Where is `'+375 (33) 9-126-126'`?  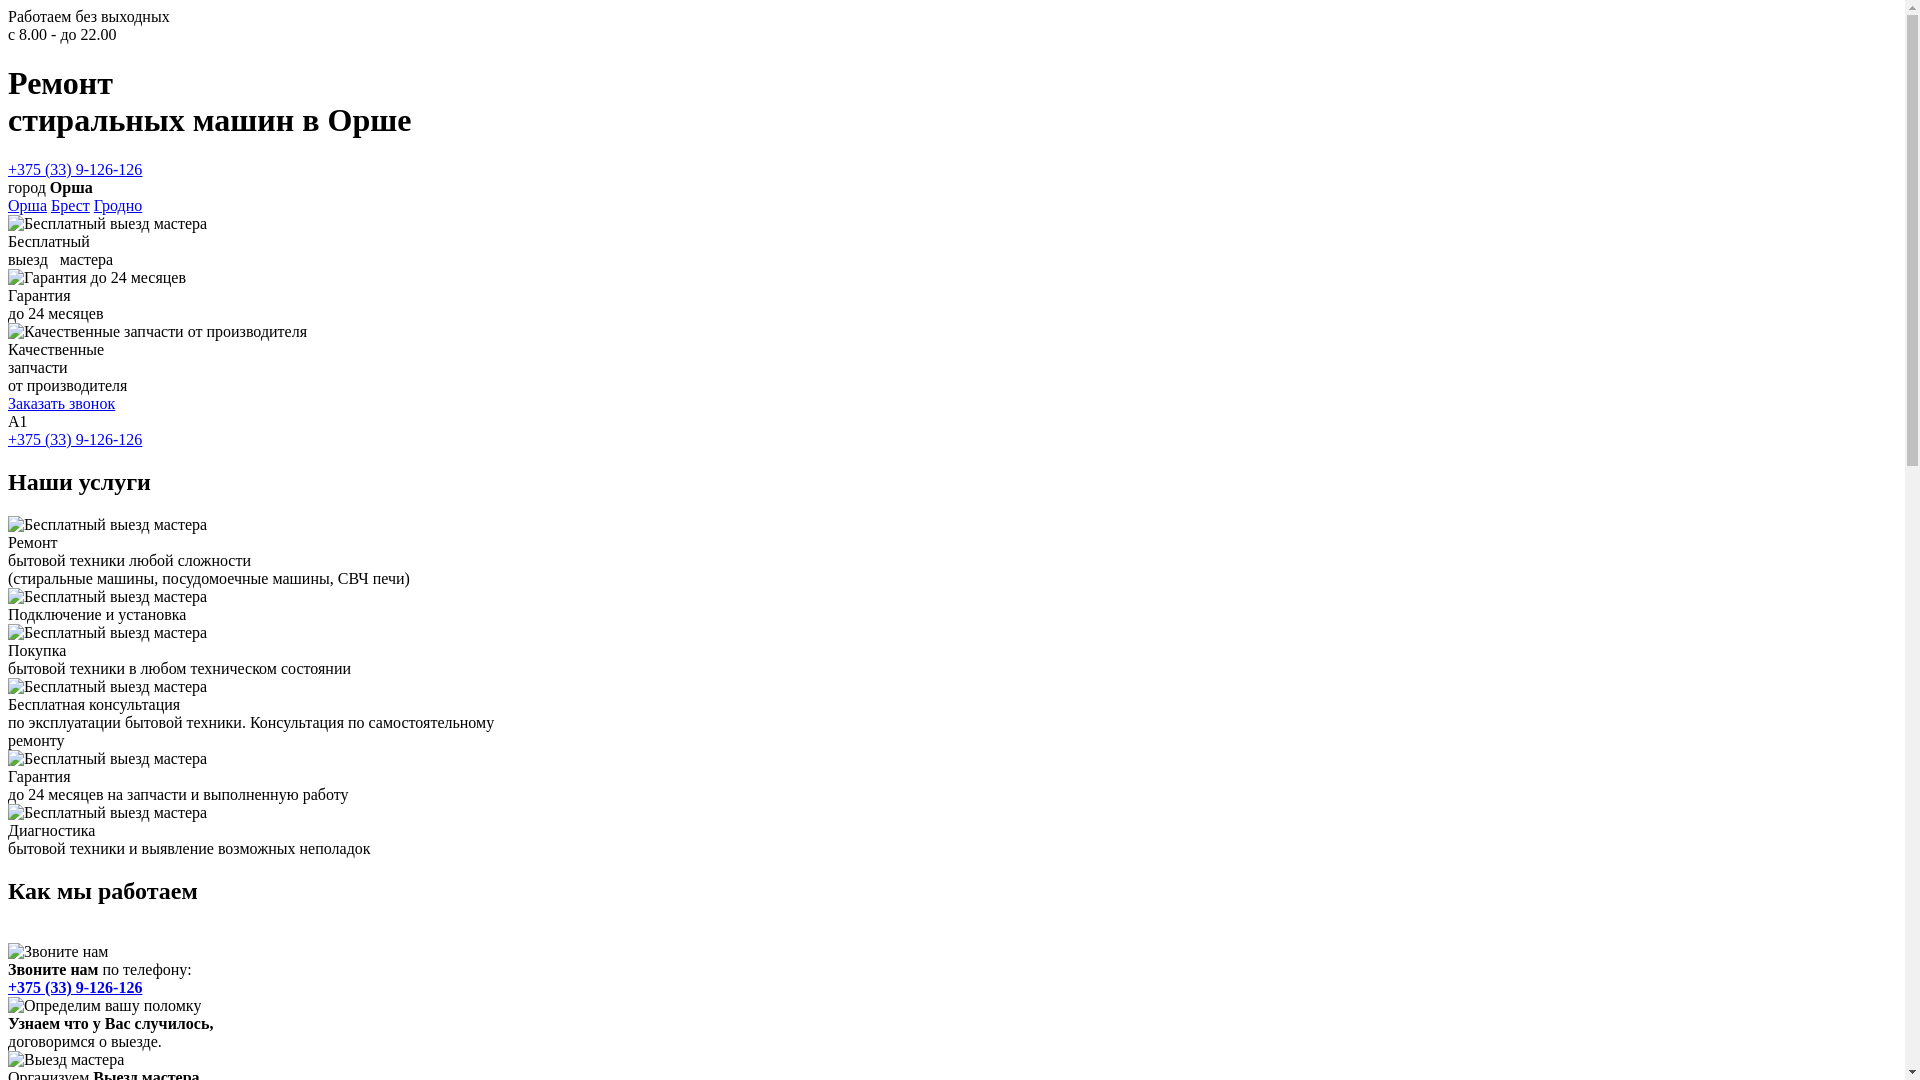 '+375 (33) 9-126-126' is located at coordinates (75, 168).